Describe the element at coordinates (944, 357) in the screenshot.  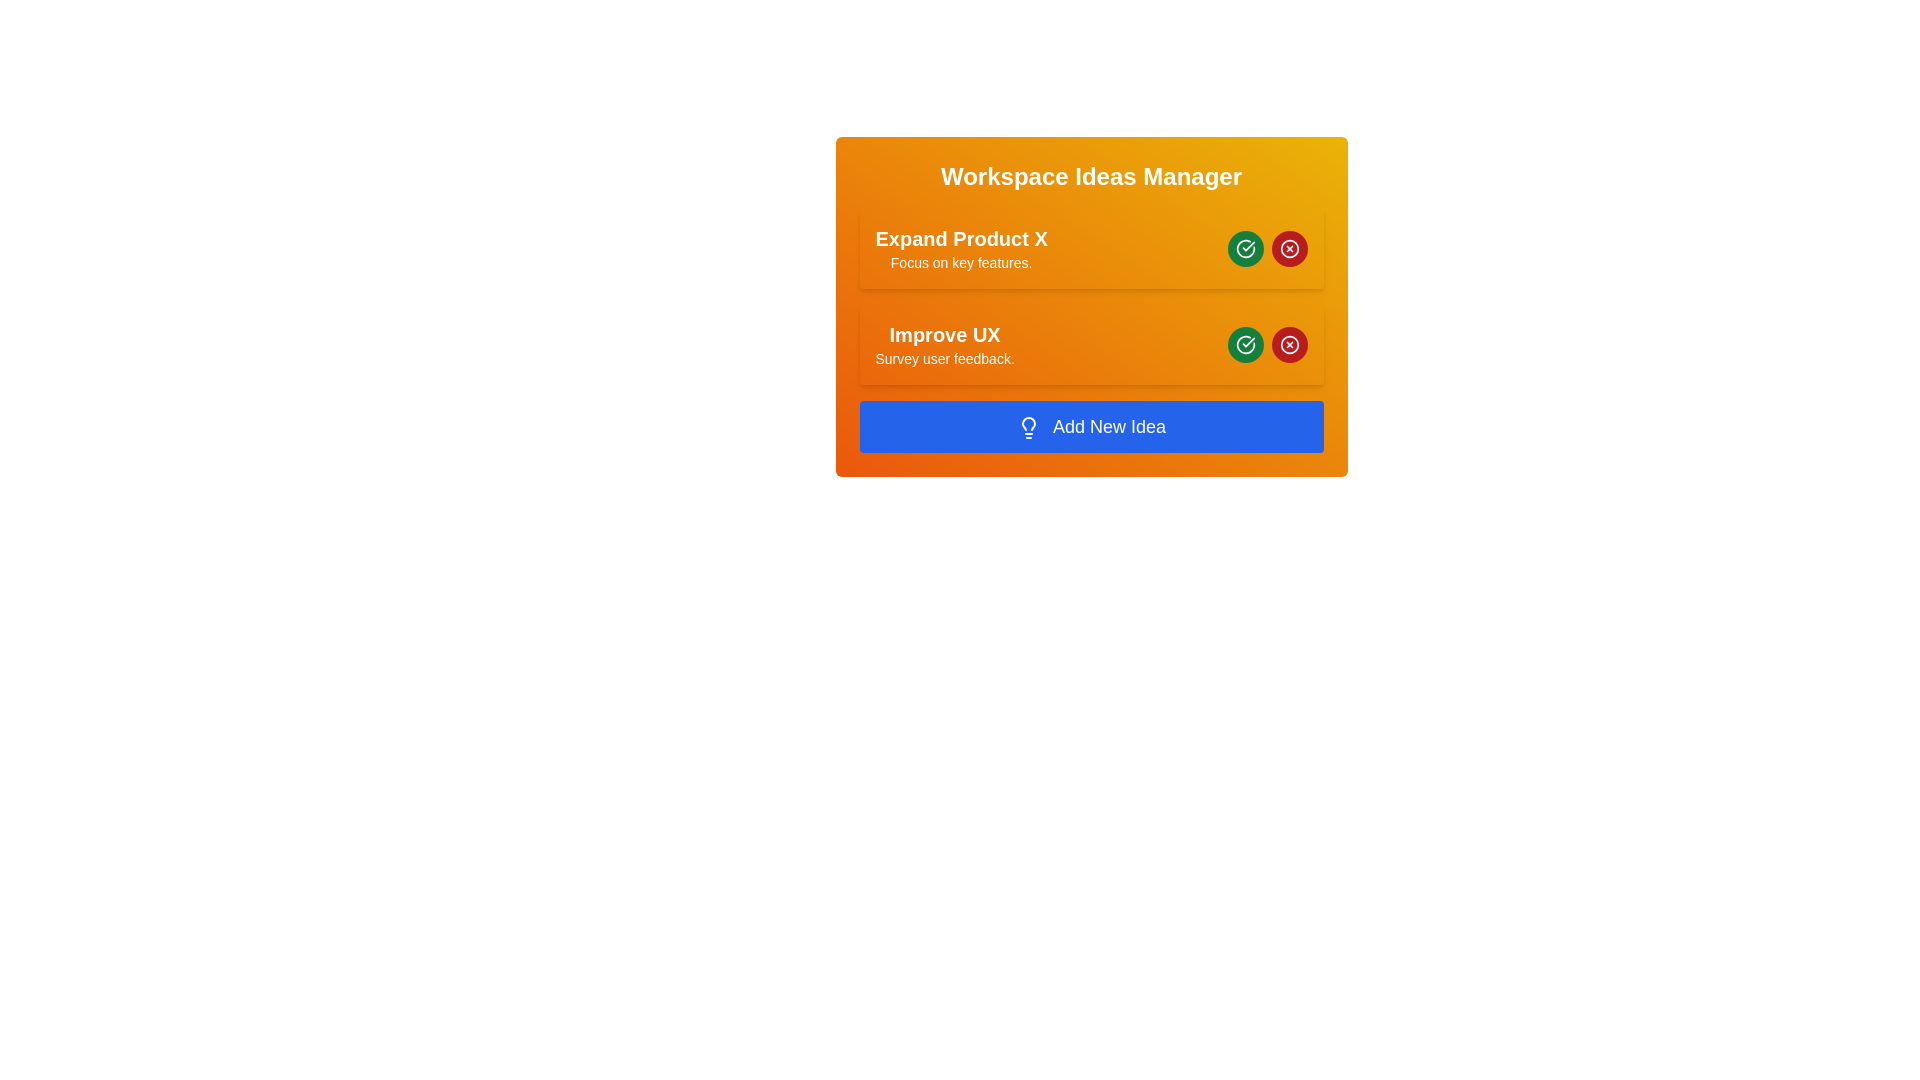
I see `the text label displaying 'Survey user feedback.' which is styled with a small font size and located beneath 'Improve UX' within an orange background` at that location.